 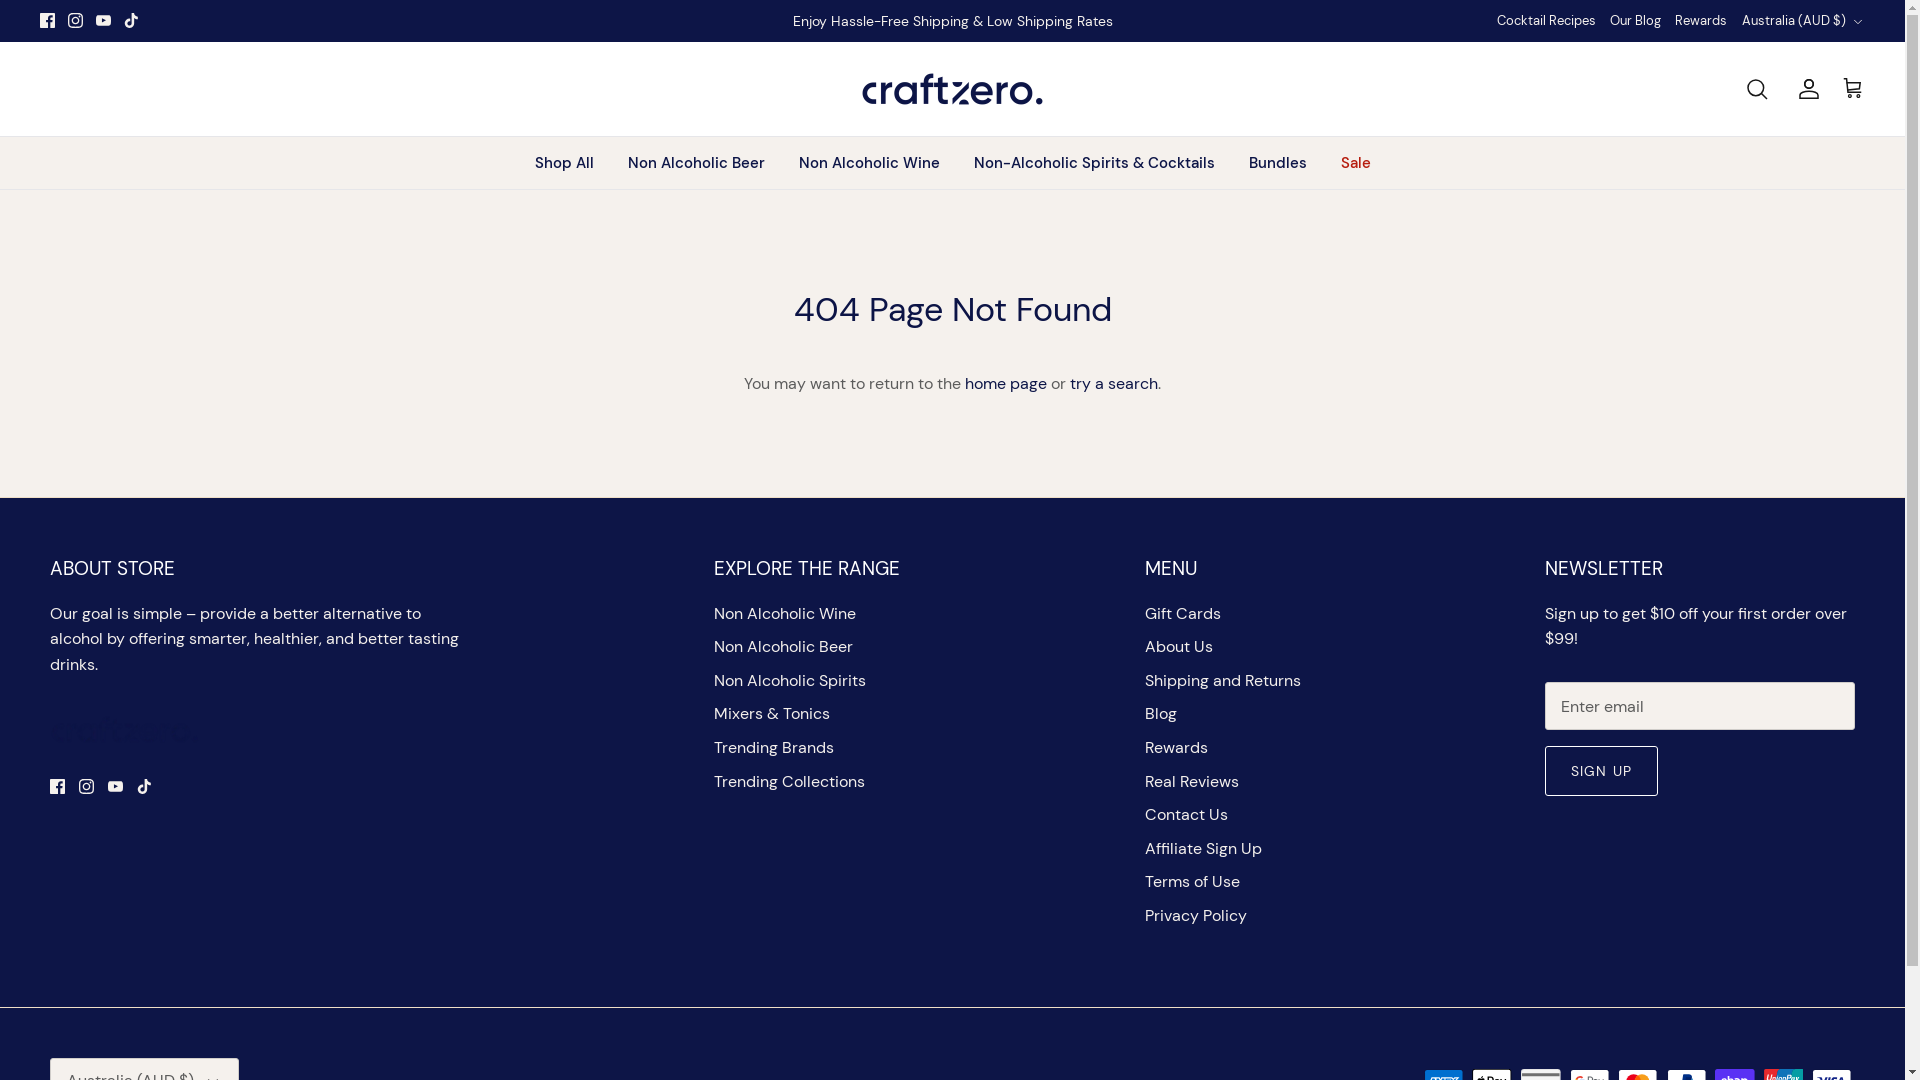 I want to click on 'Cocktail Recipes', so click(x=1497, y=21).